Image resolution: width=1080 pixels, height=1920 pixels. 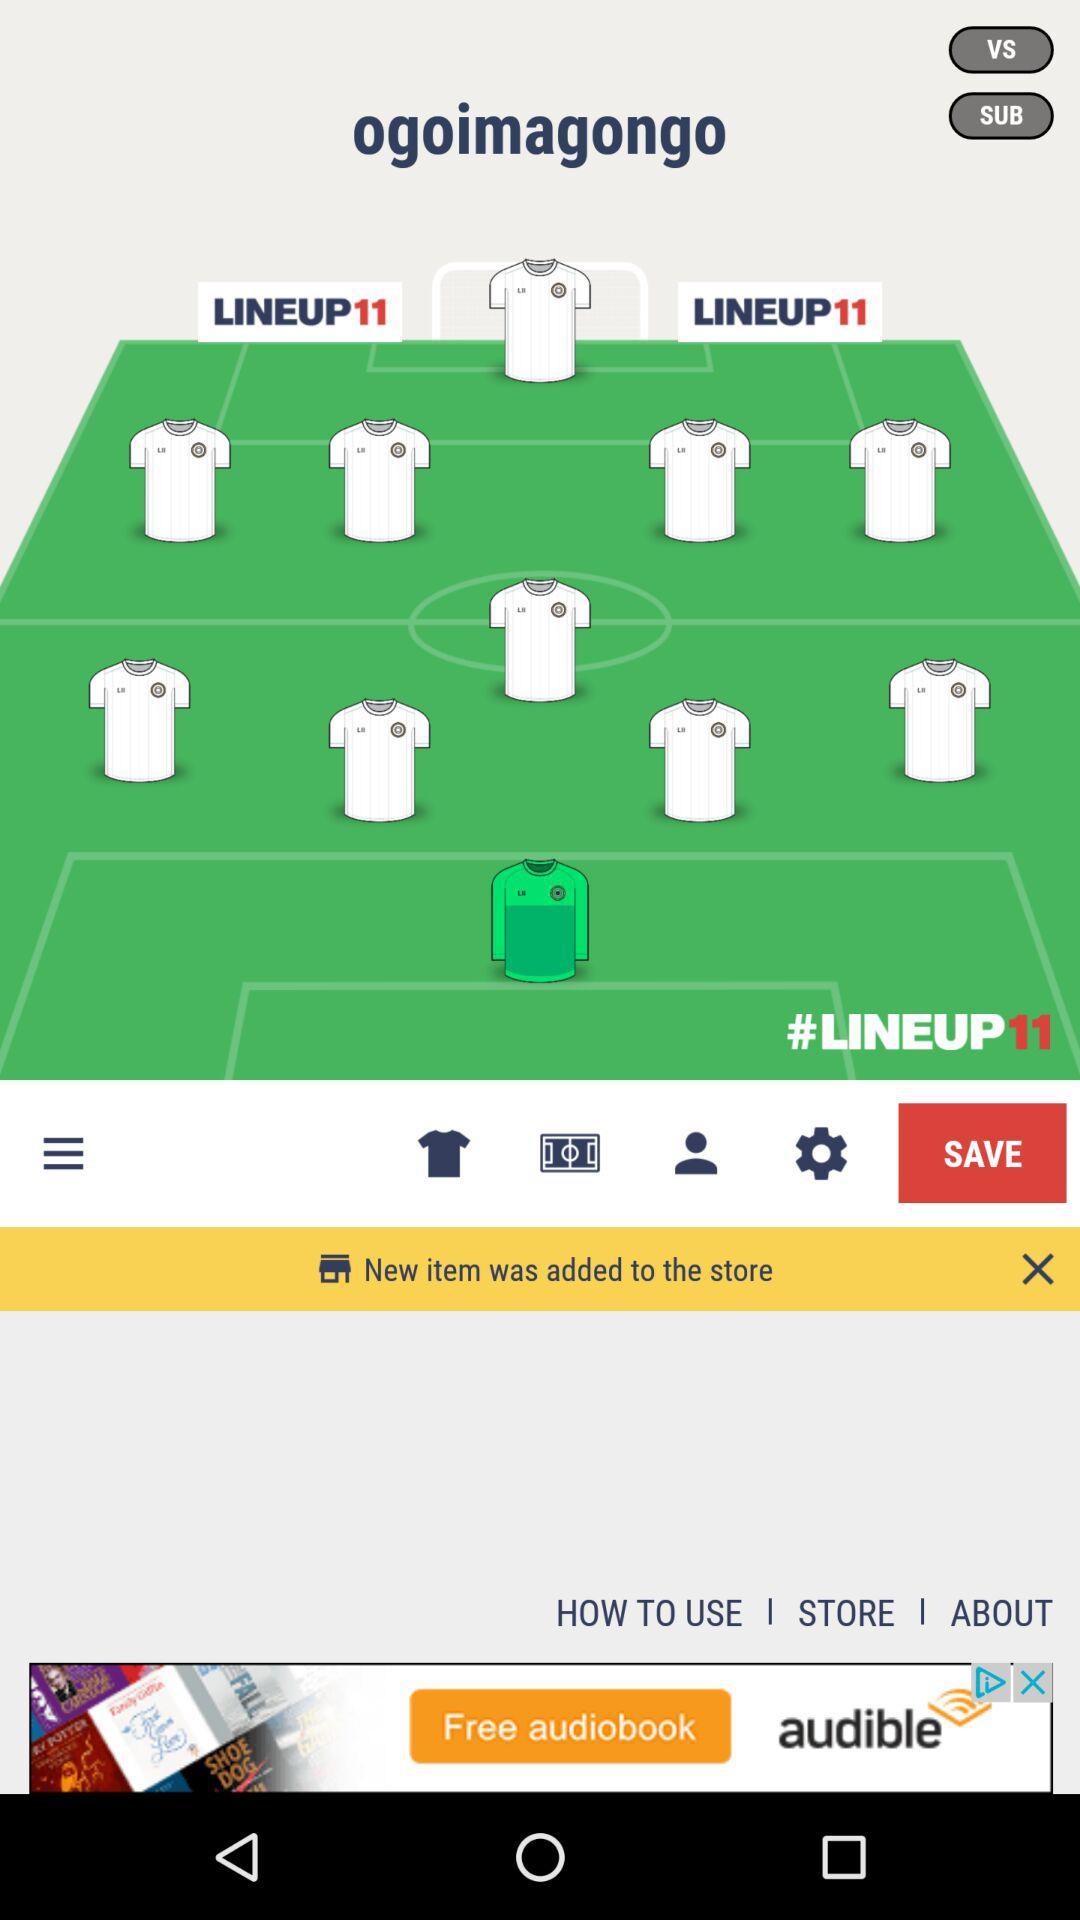 I want to click on the close icon, so click(x=1036, y=1267).